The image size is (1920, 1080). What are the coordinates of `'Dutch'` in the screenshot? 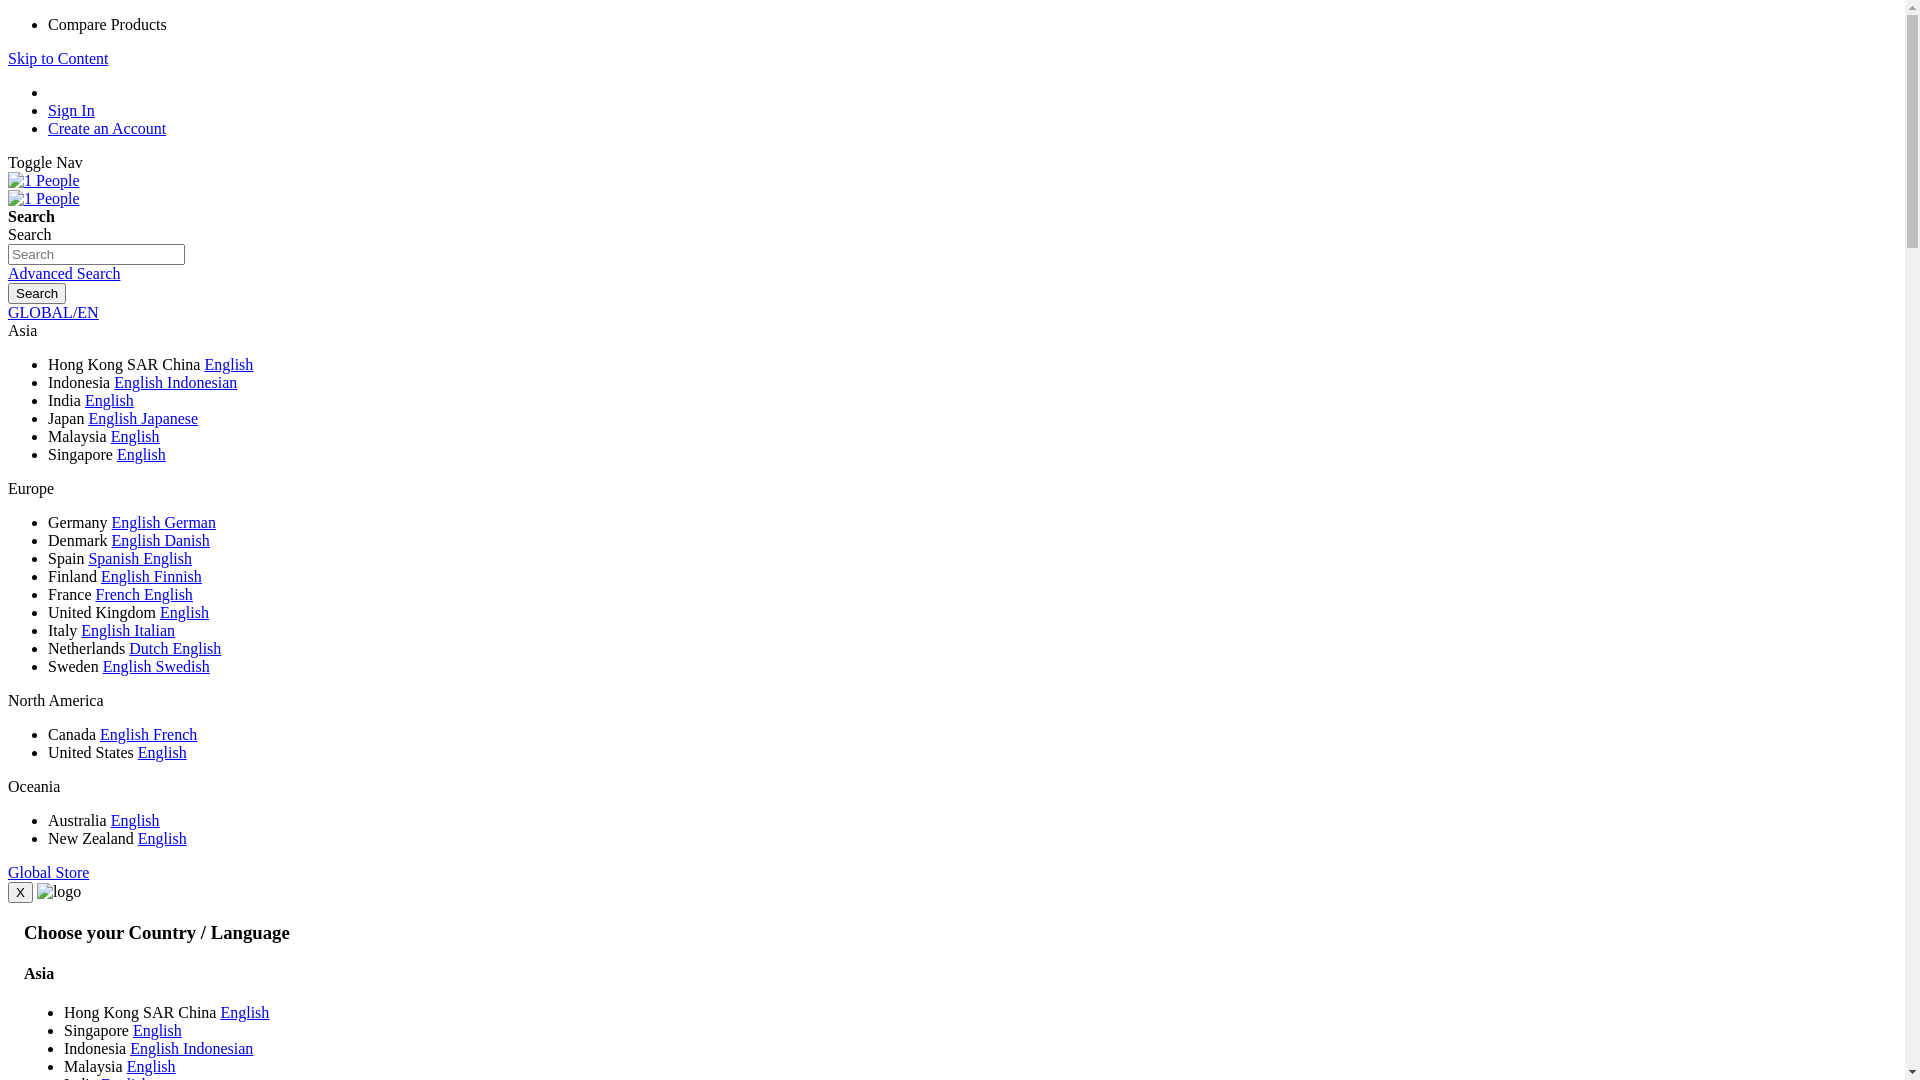 It's located at (128, 648).